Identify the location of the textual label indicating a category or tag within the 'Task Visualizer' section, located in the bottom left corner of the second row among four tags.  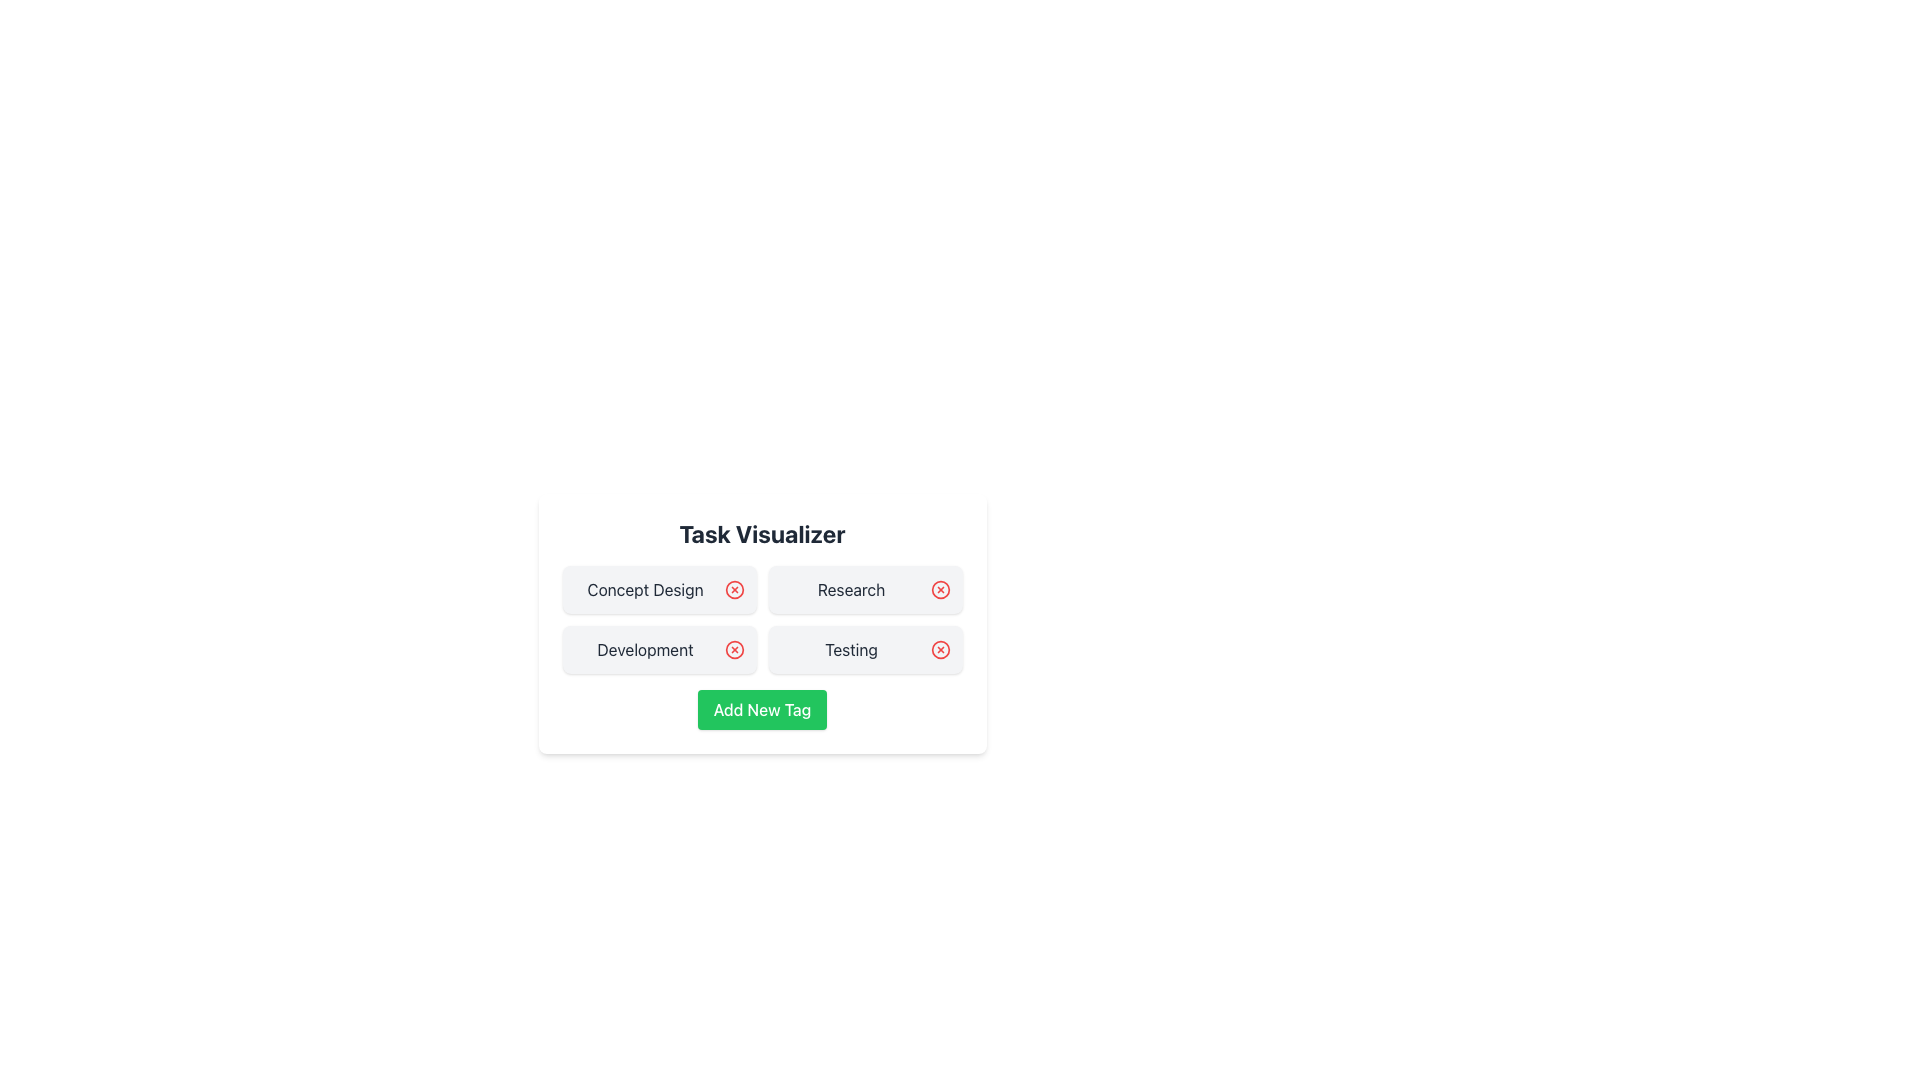
(645, 650).